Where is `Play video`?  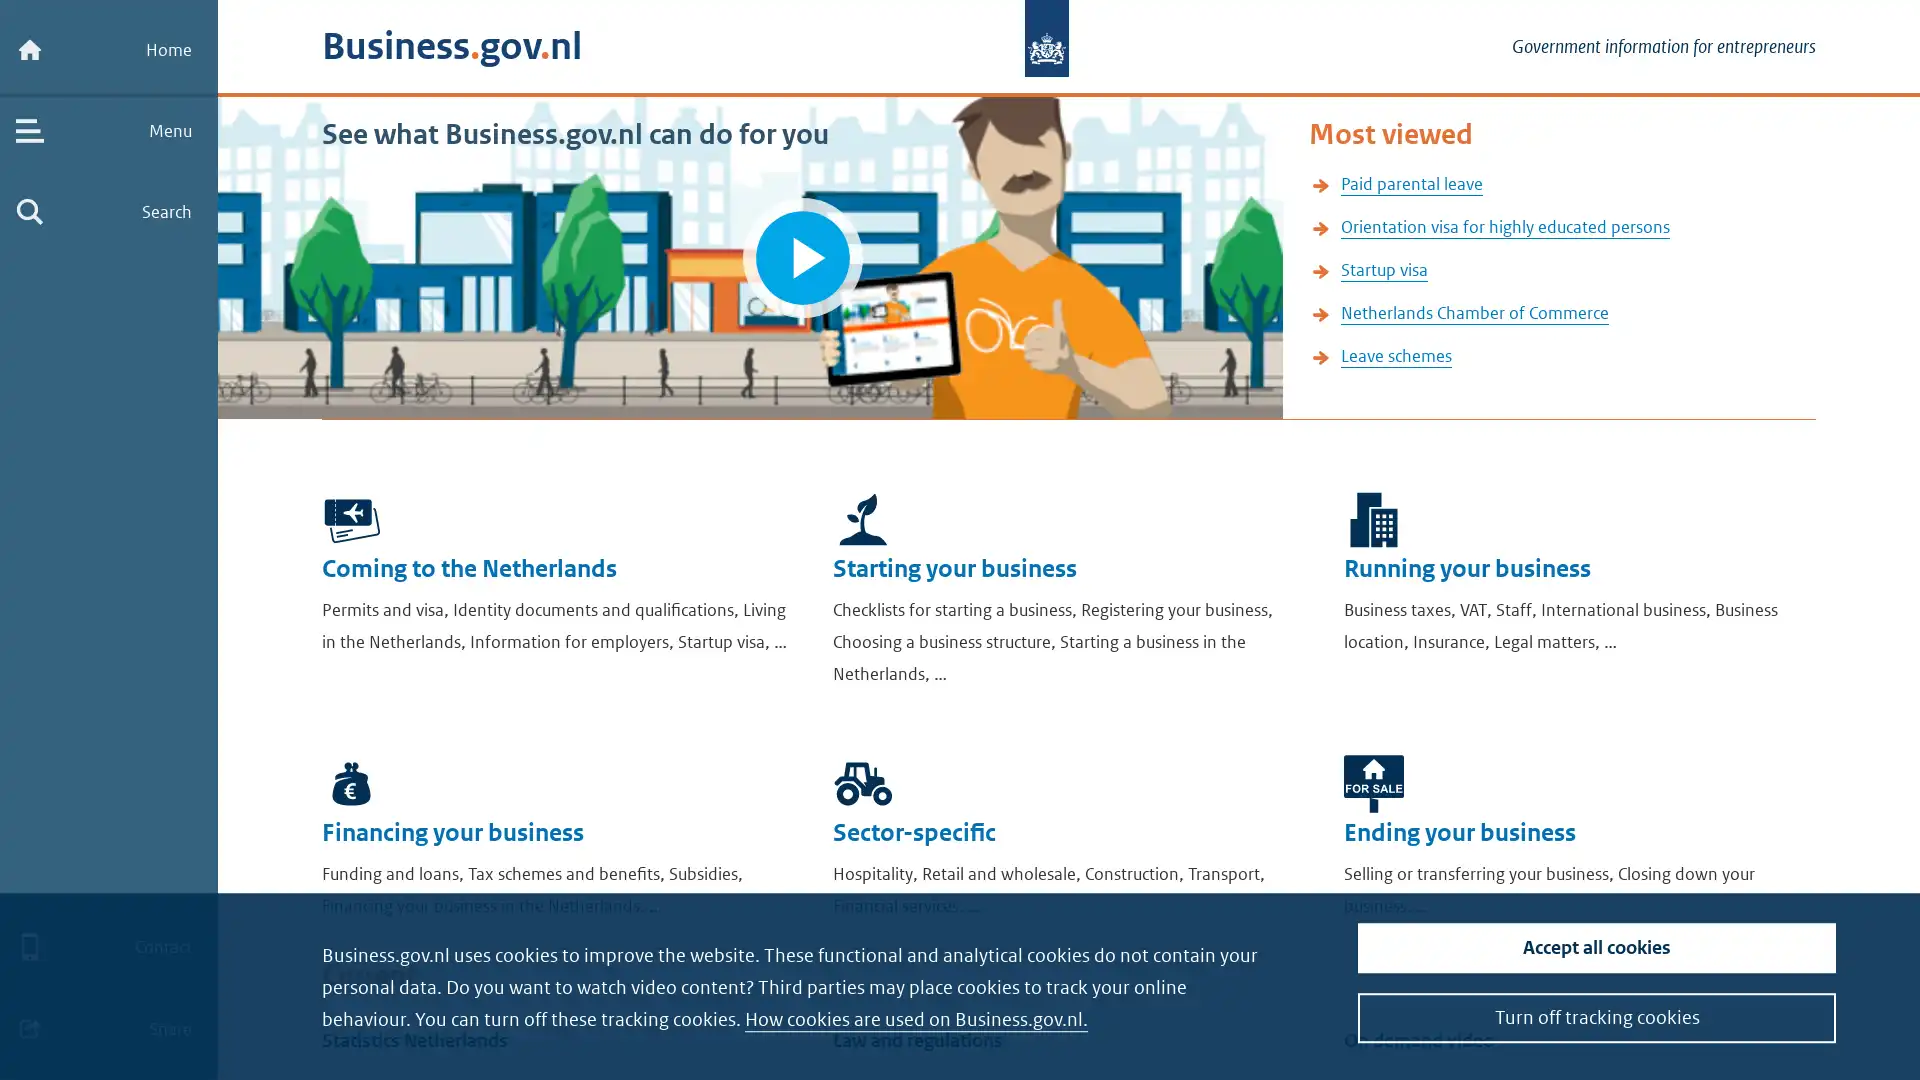 Play video is located at coordinates (801, 257).